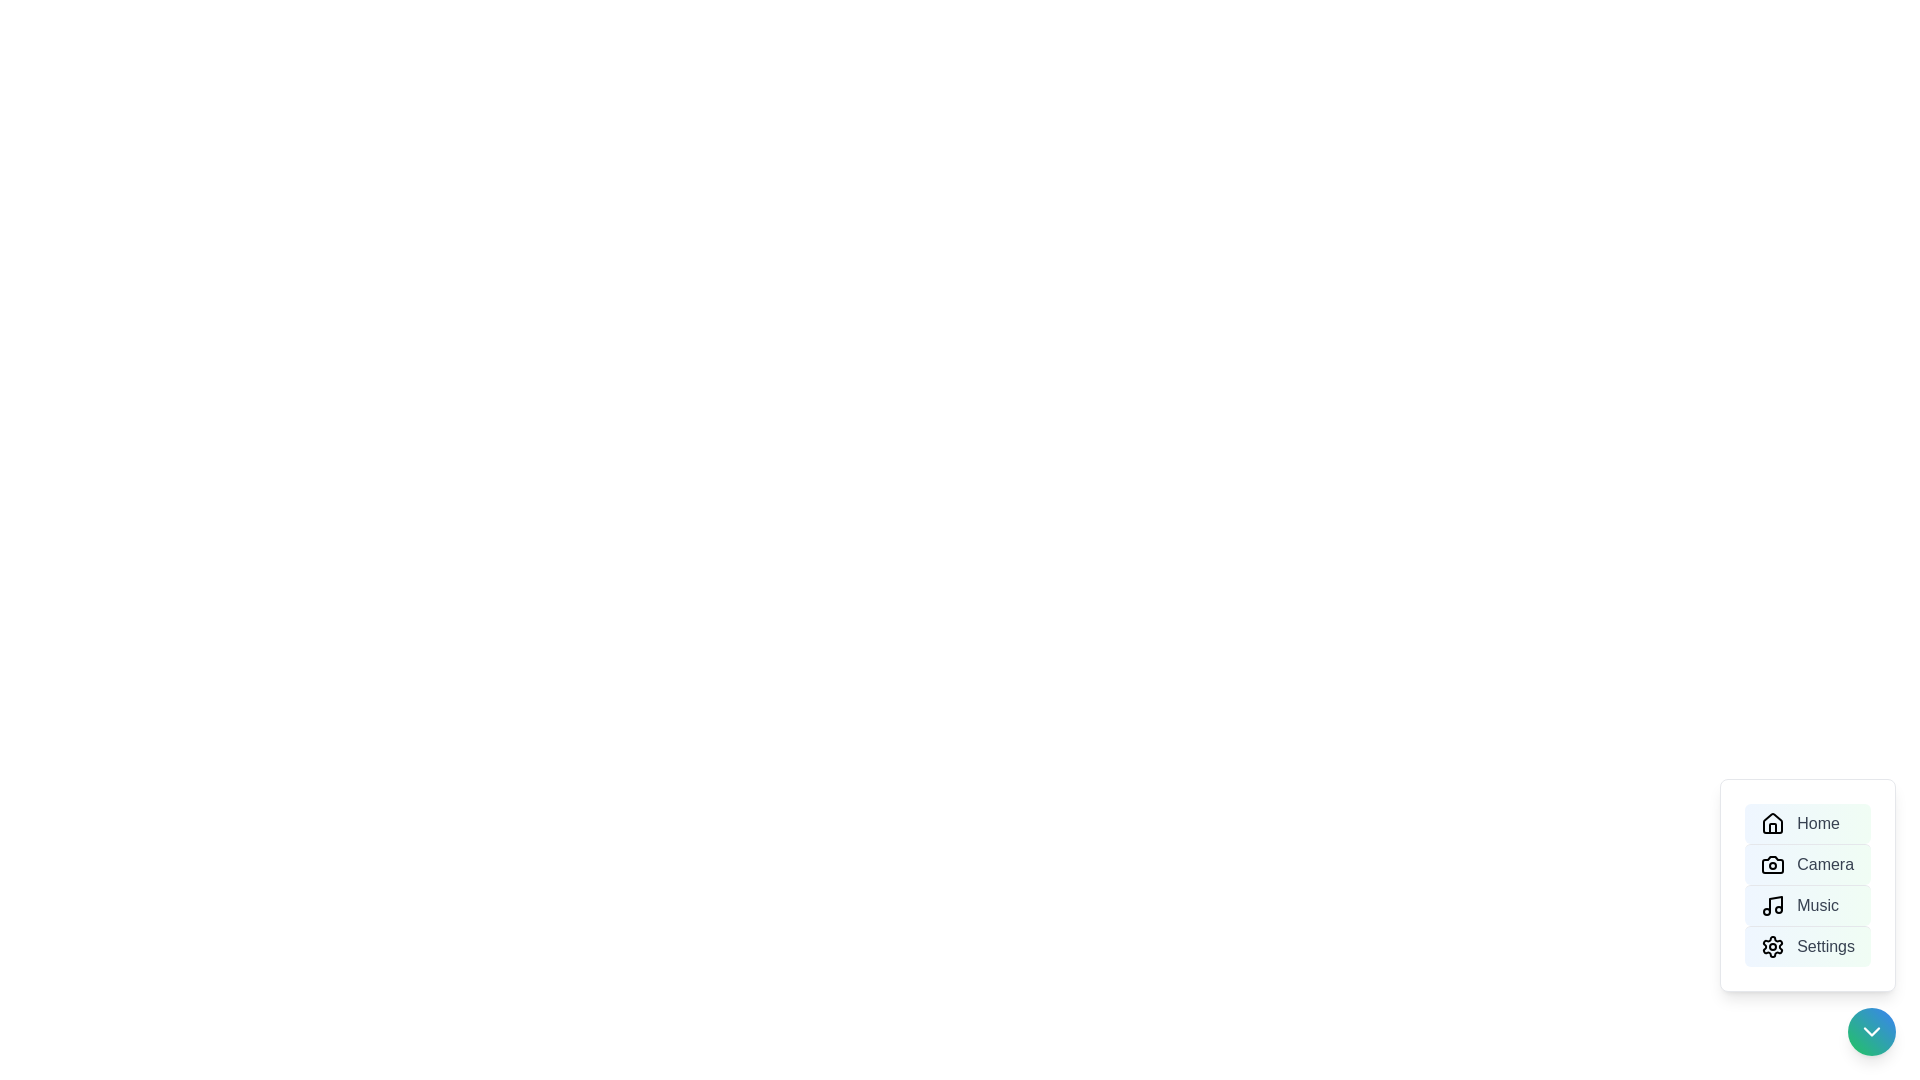  What do you see at coordinates (1808, 863) in the screenshot?
I see `the menu option Camera to highlight it` at bounding box center [1808, 863].